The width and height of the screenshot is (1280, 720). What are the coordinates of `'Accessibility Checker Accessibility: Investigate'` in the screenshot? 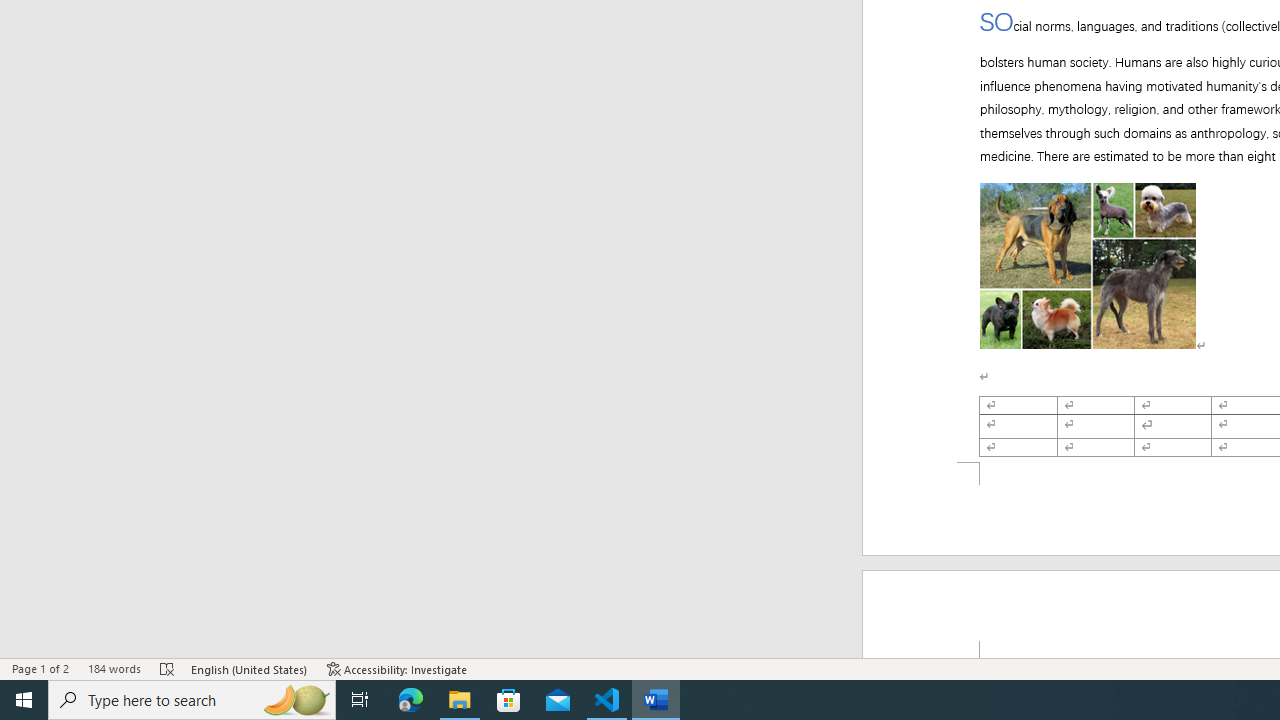 It's located at (397, 669).